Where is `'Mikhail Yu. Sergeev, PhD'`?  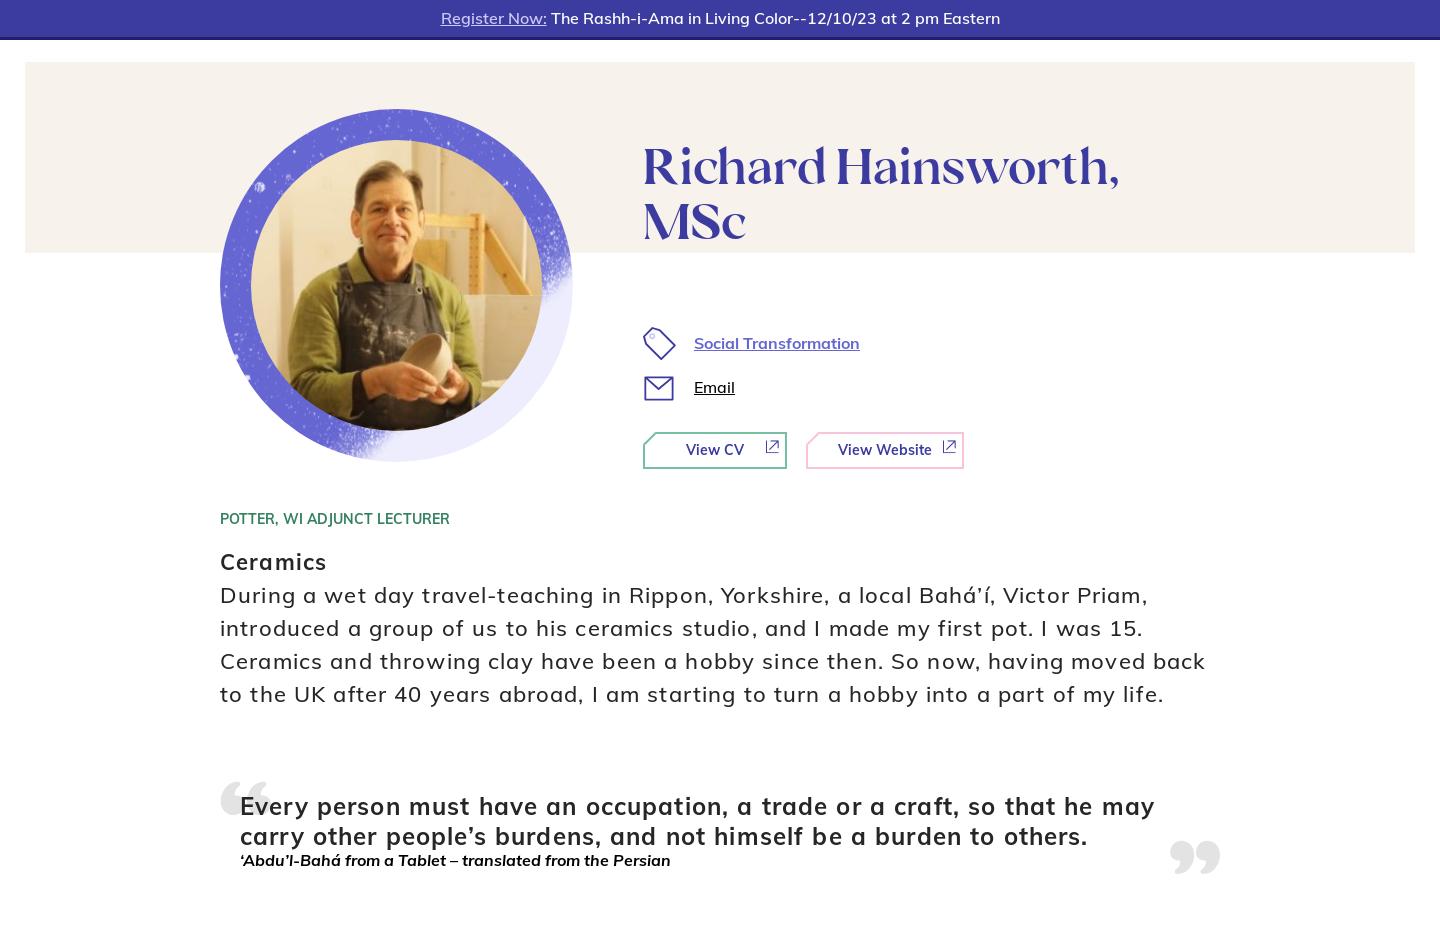
'Mikhail Yu. Sergeev, PhD' is located at coordinates (843, 814).